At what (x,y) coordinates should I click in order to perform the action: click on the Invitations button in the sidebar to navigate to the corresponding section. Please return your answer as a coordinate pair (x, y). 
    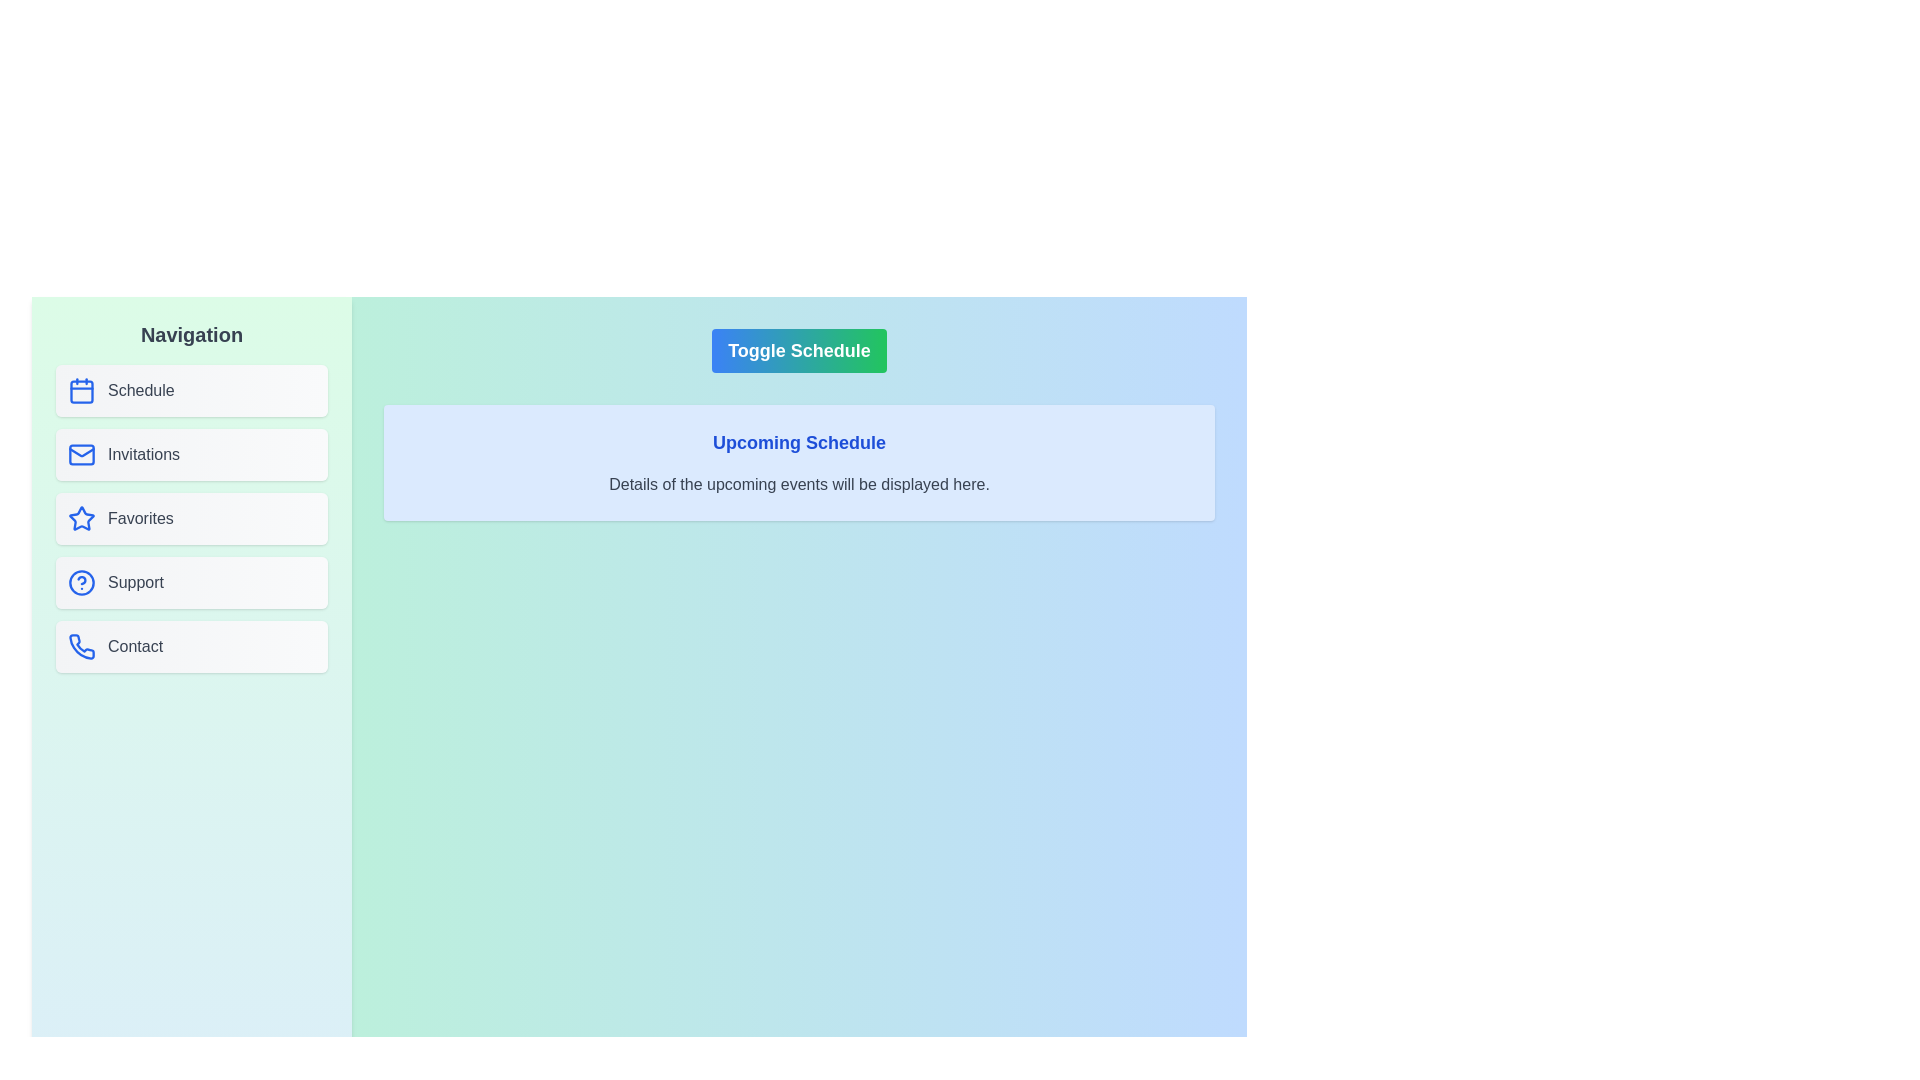
    Looking at the image, I should click on (192, 455).